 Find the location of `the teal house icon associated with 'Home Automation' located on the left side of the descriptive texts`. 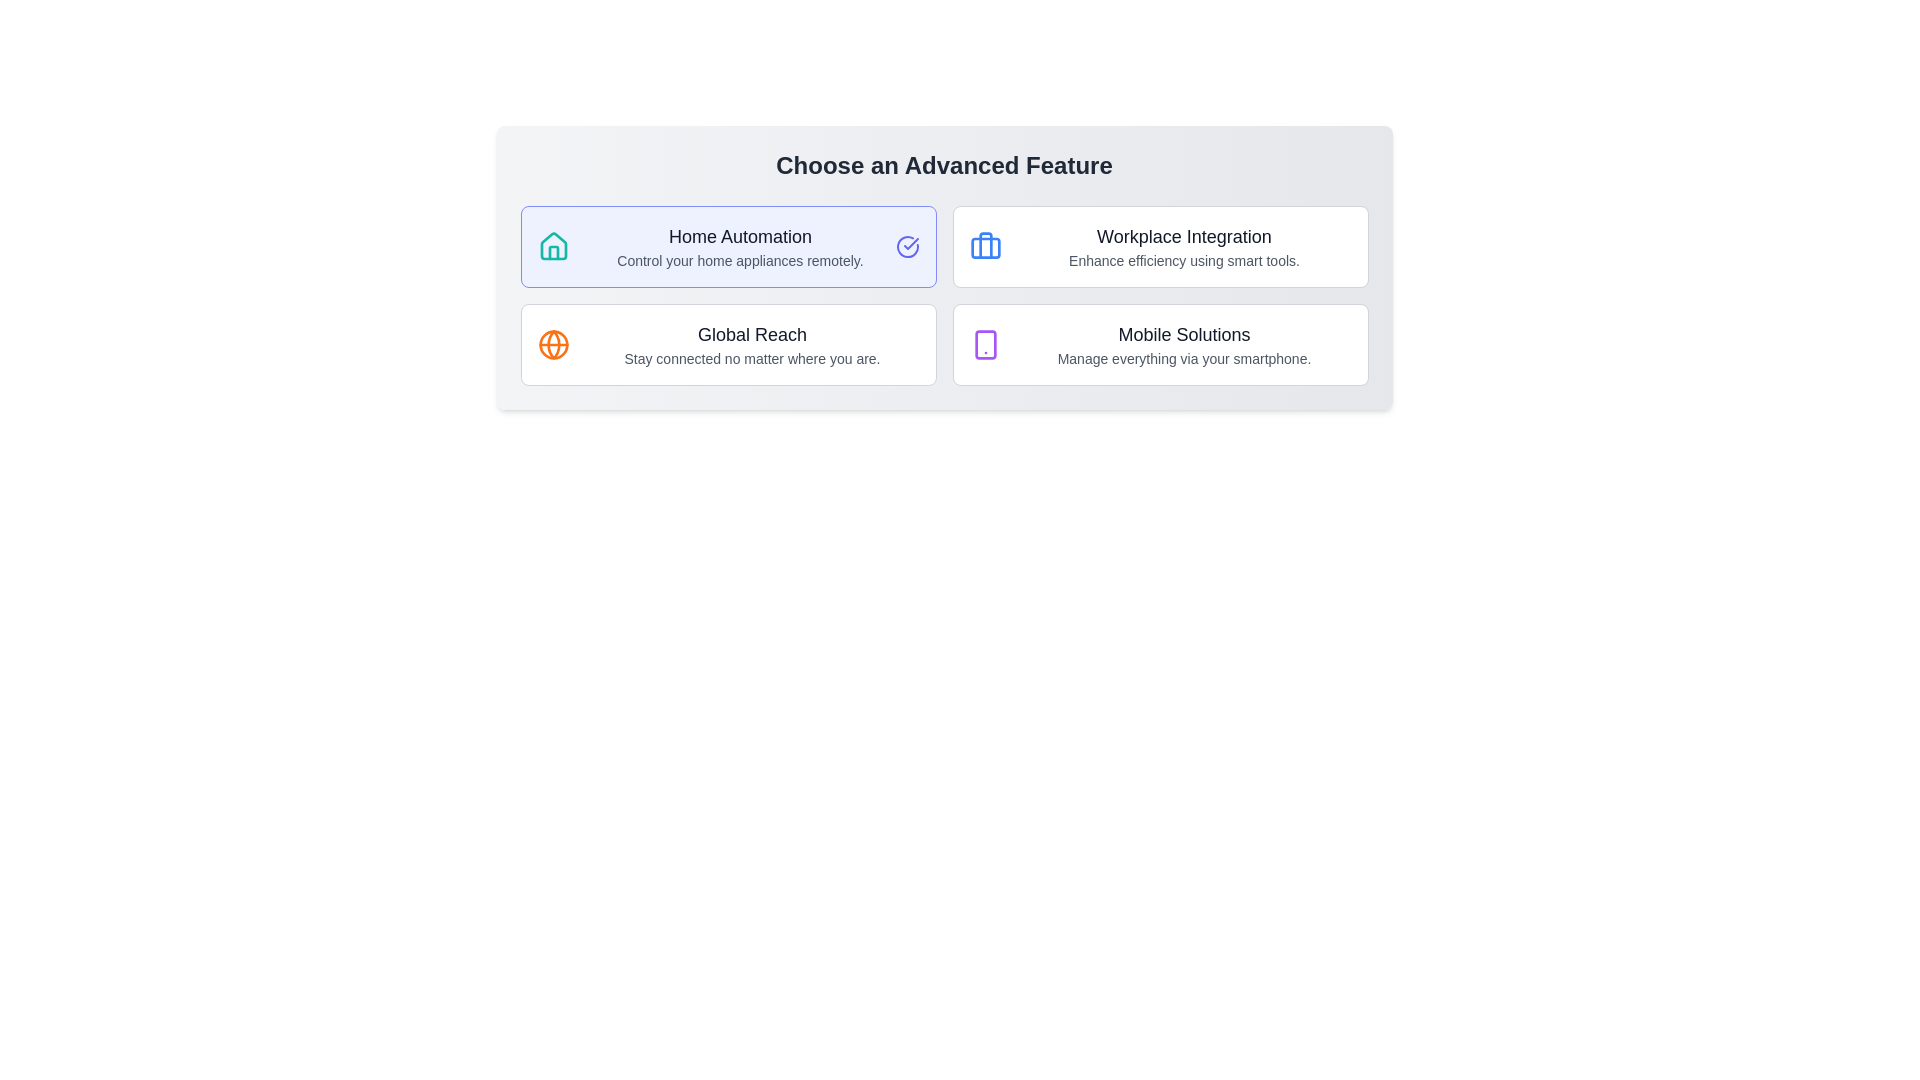

the teal house icon associated with 'Home Automation' located on the left side of the descriptive texts is located at coordinates (553, 245).